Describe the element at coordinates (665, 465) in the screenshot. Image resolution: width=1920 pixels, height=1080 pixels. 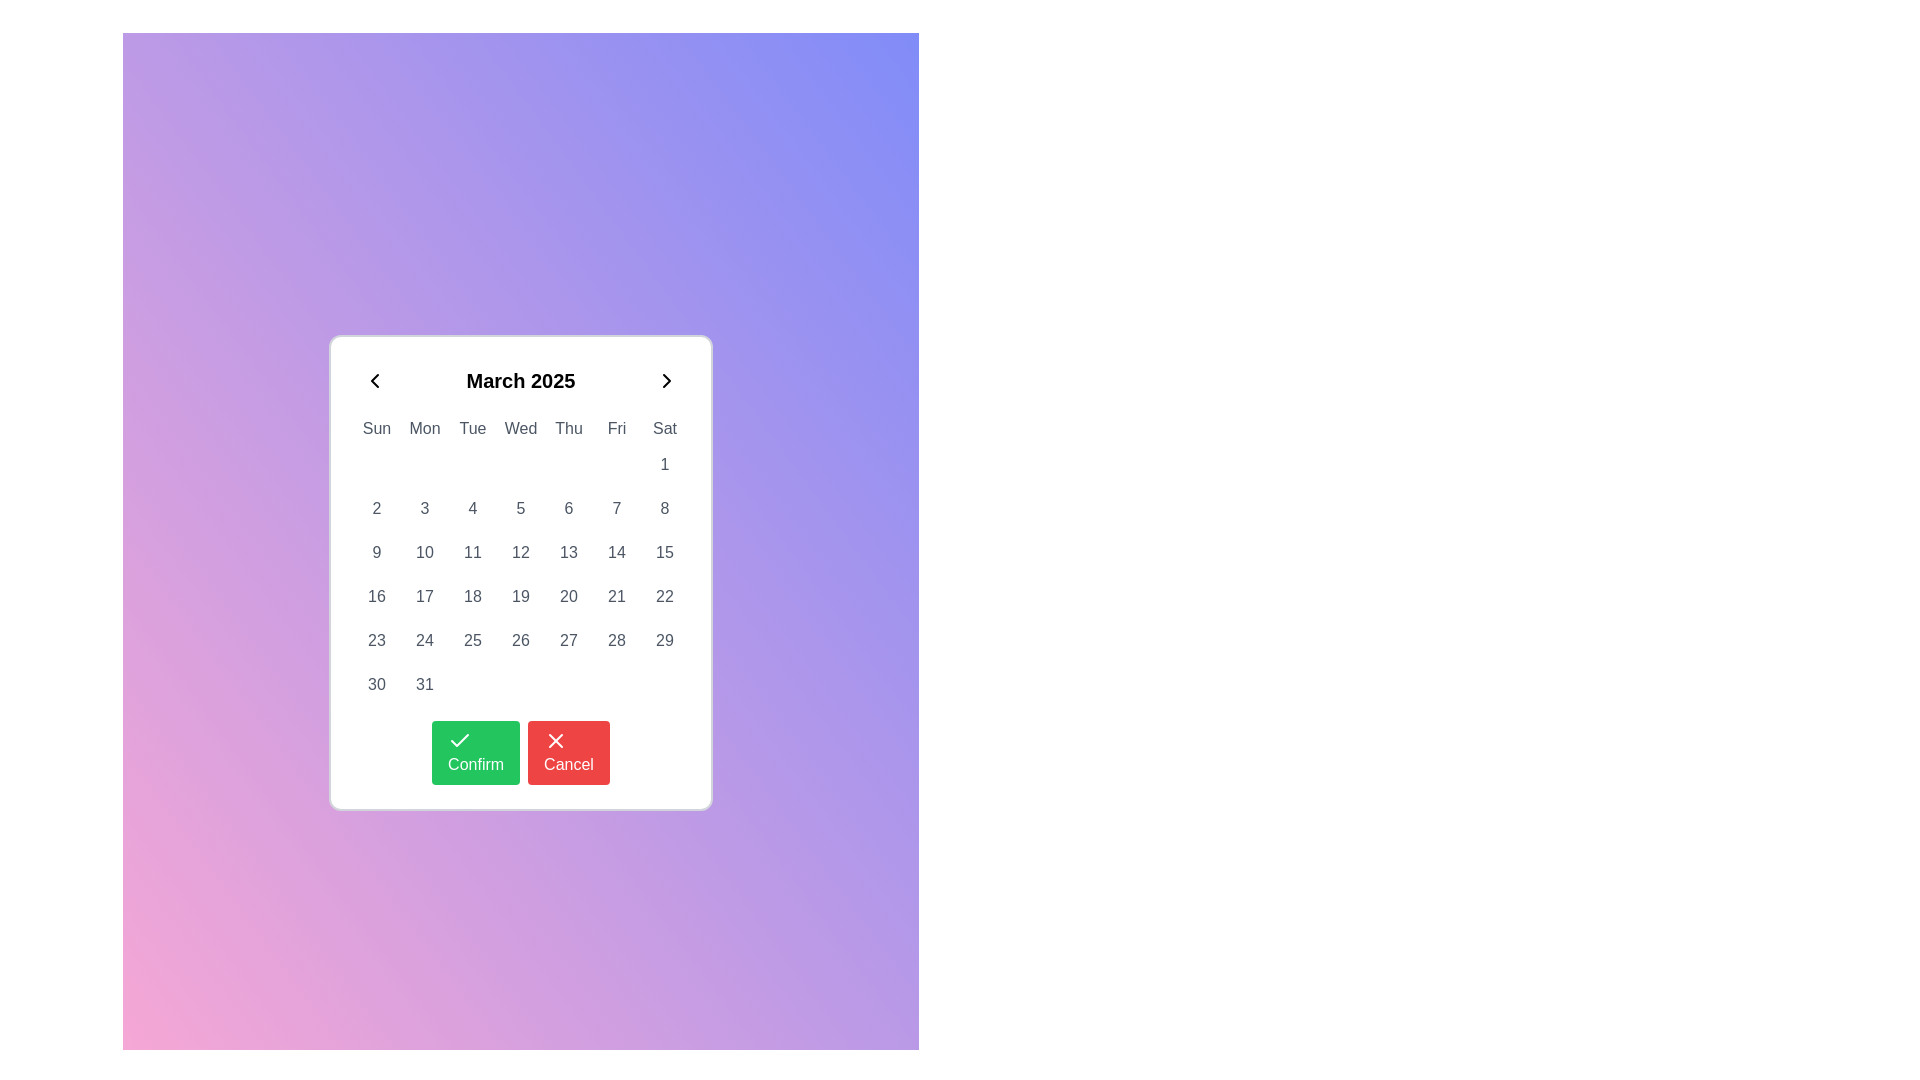
I see `the button representing the first day of the month in the calendar, located in the last column (Saturday) of the first row of day cells` at that location.